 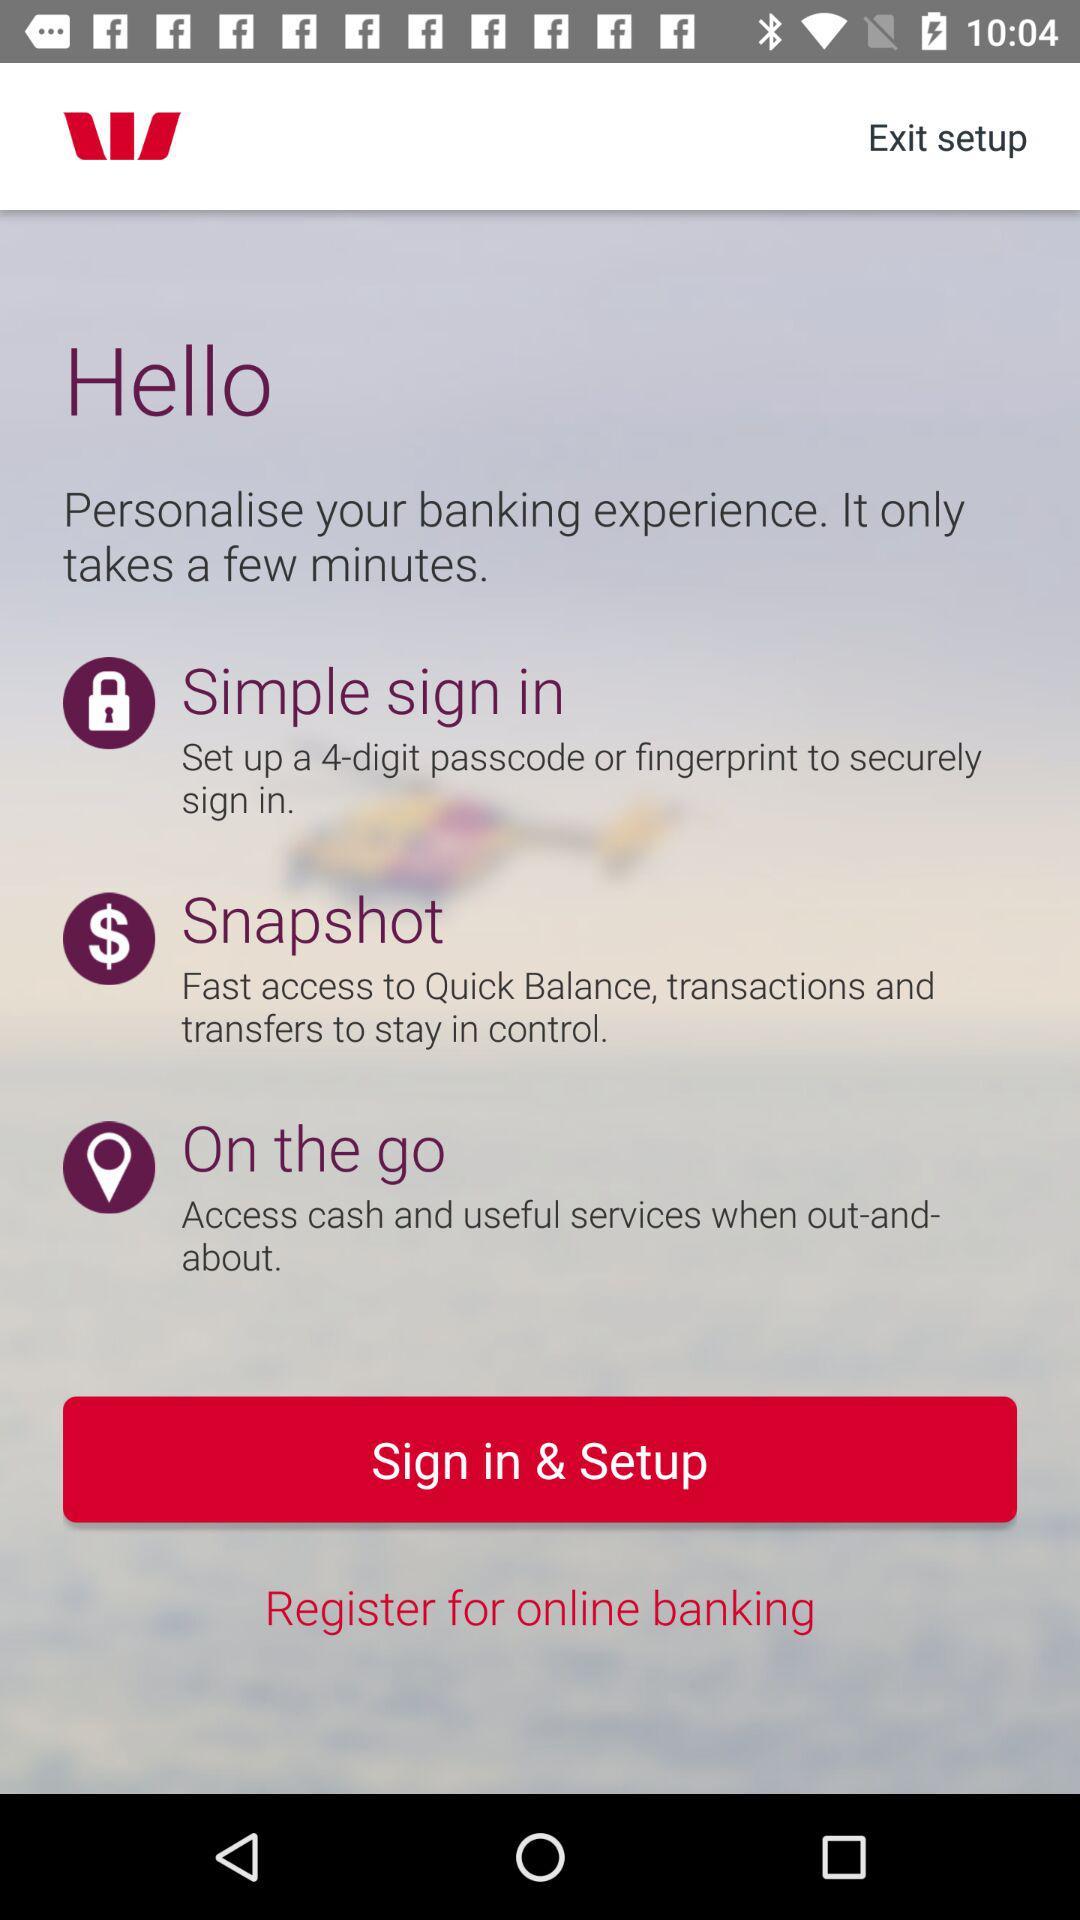 What do you see at coordinates (946, 135) in the screenshot?
I see `item at the top right corner` at bounding box center [946, 135].